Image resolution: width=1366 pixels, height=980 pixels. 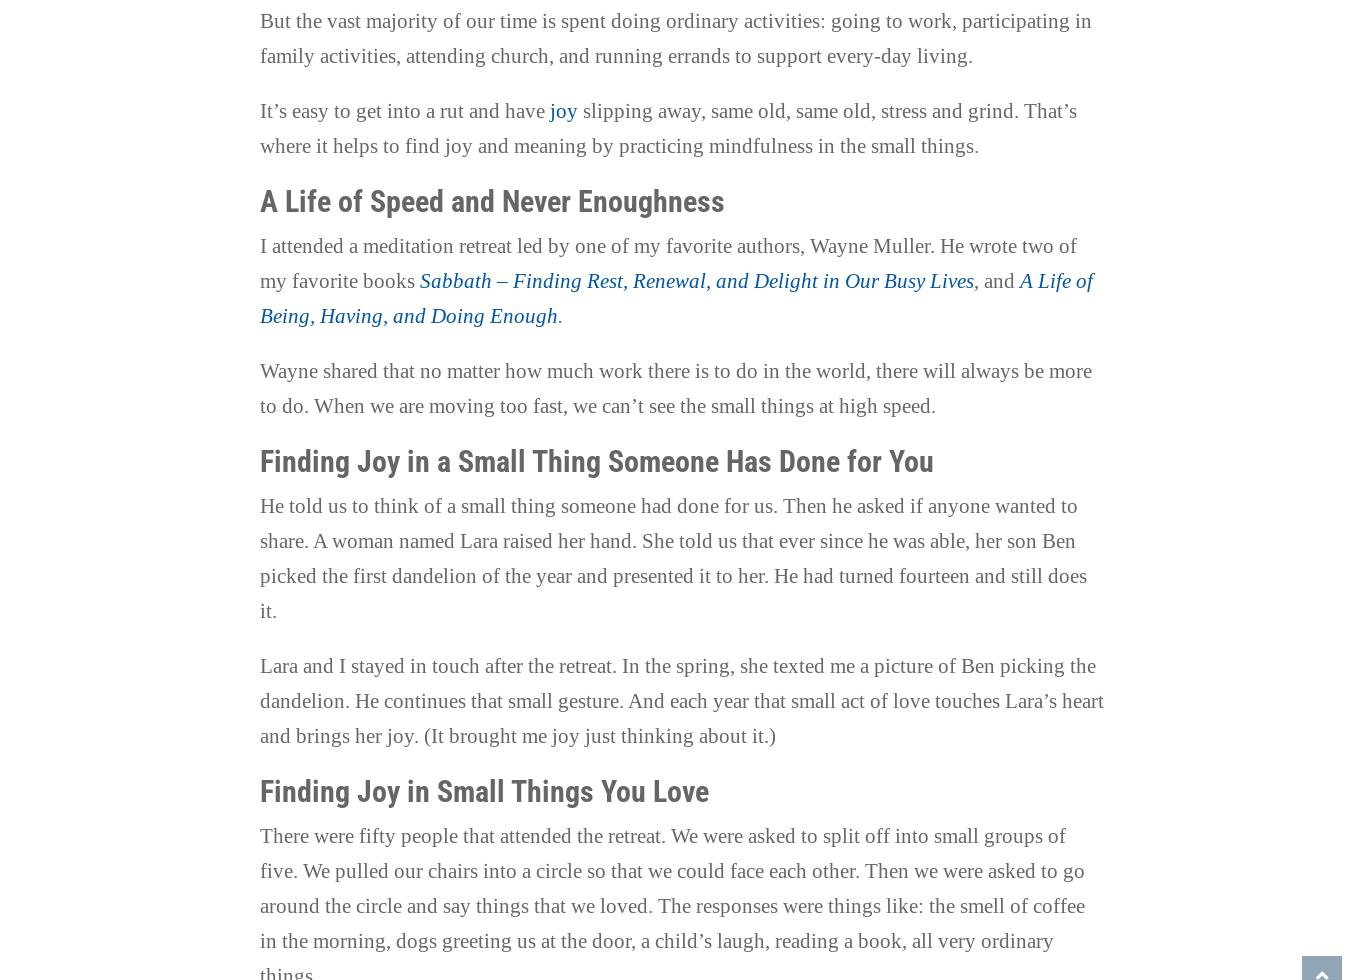 I want to click on 'A Life of Being, Having, and Doing Enough', so click(x=674, y=298).